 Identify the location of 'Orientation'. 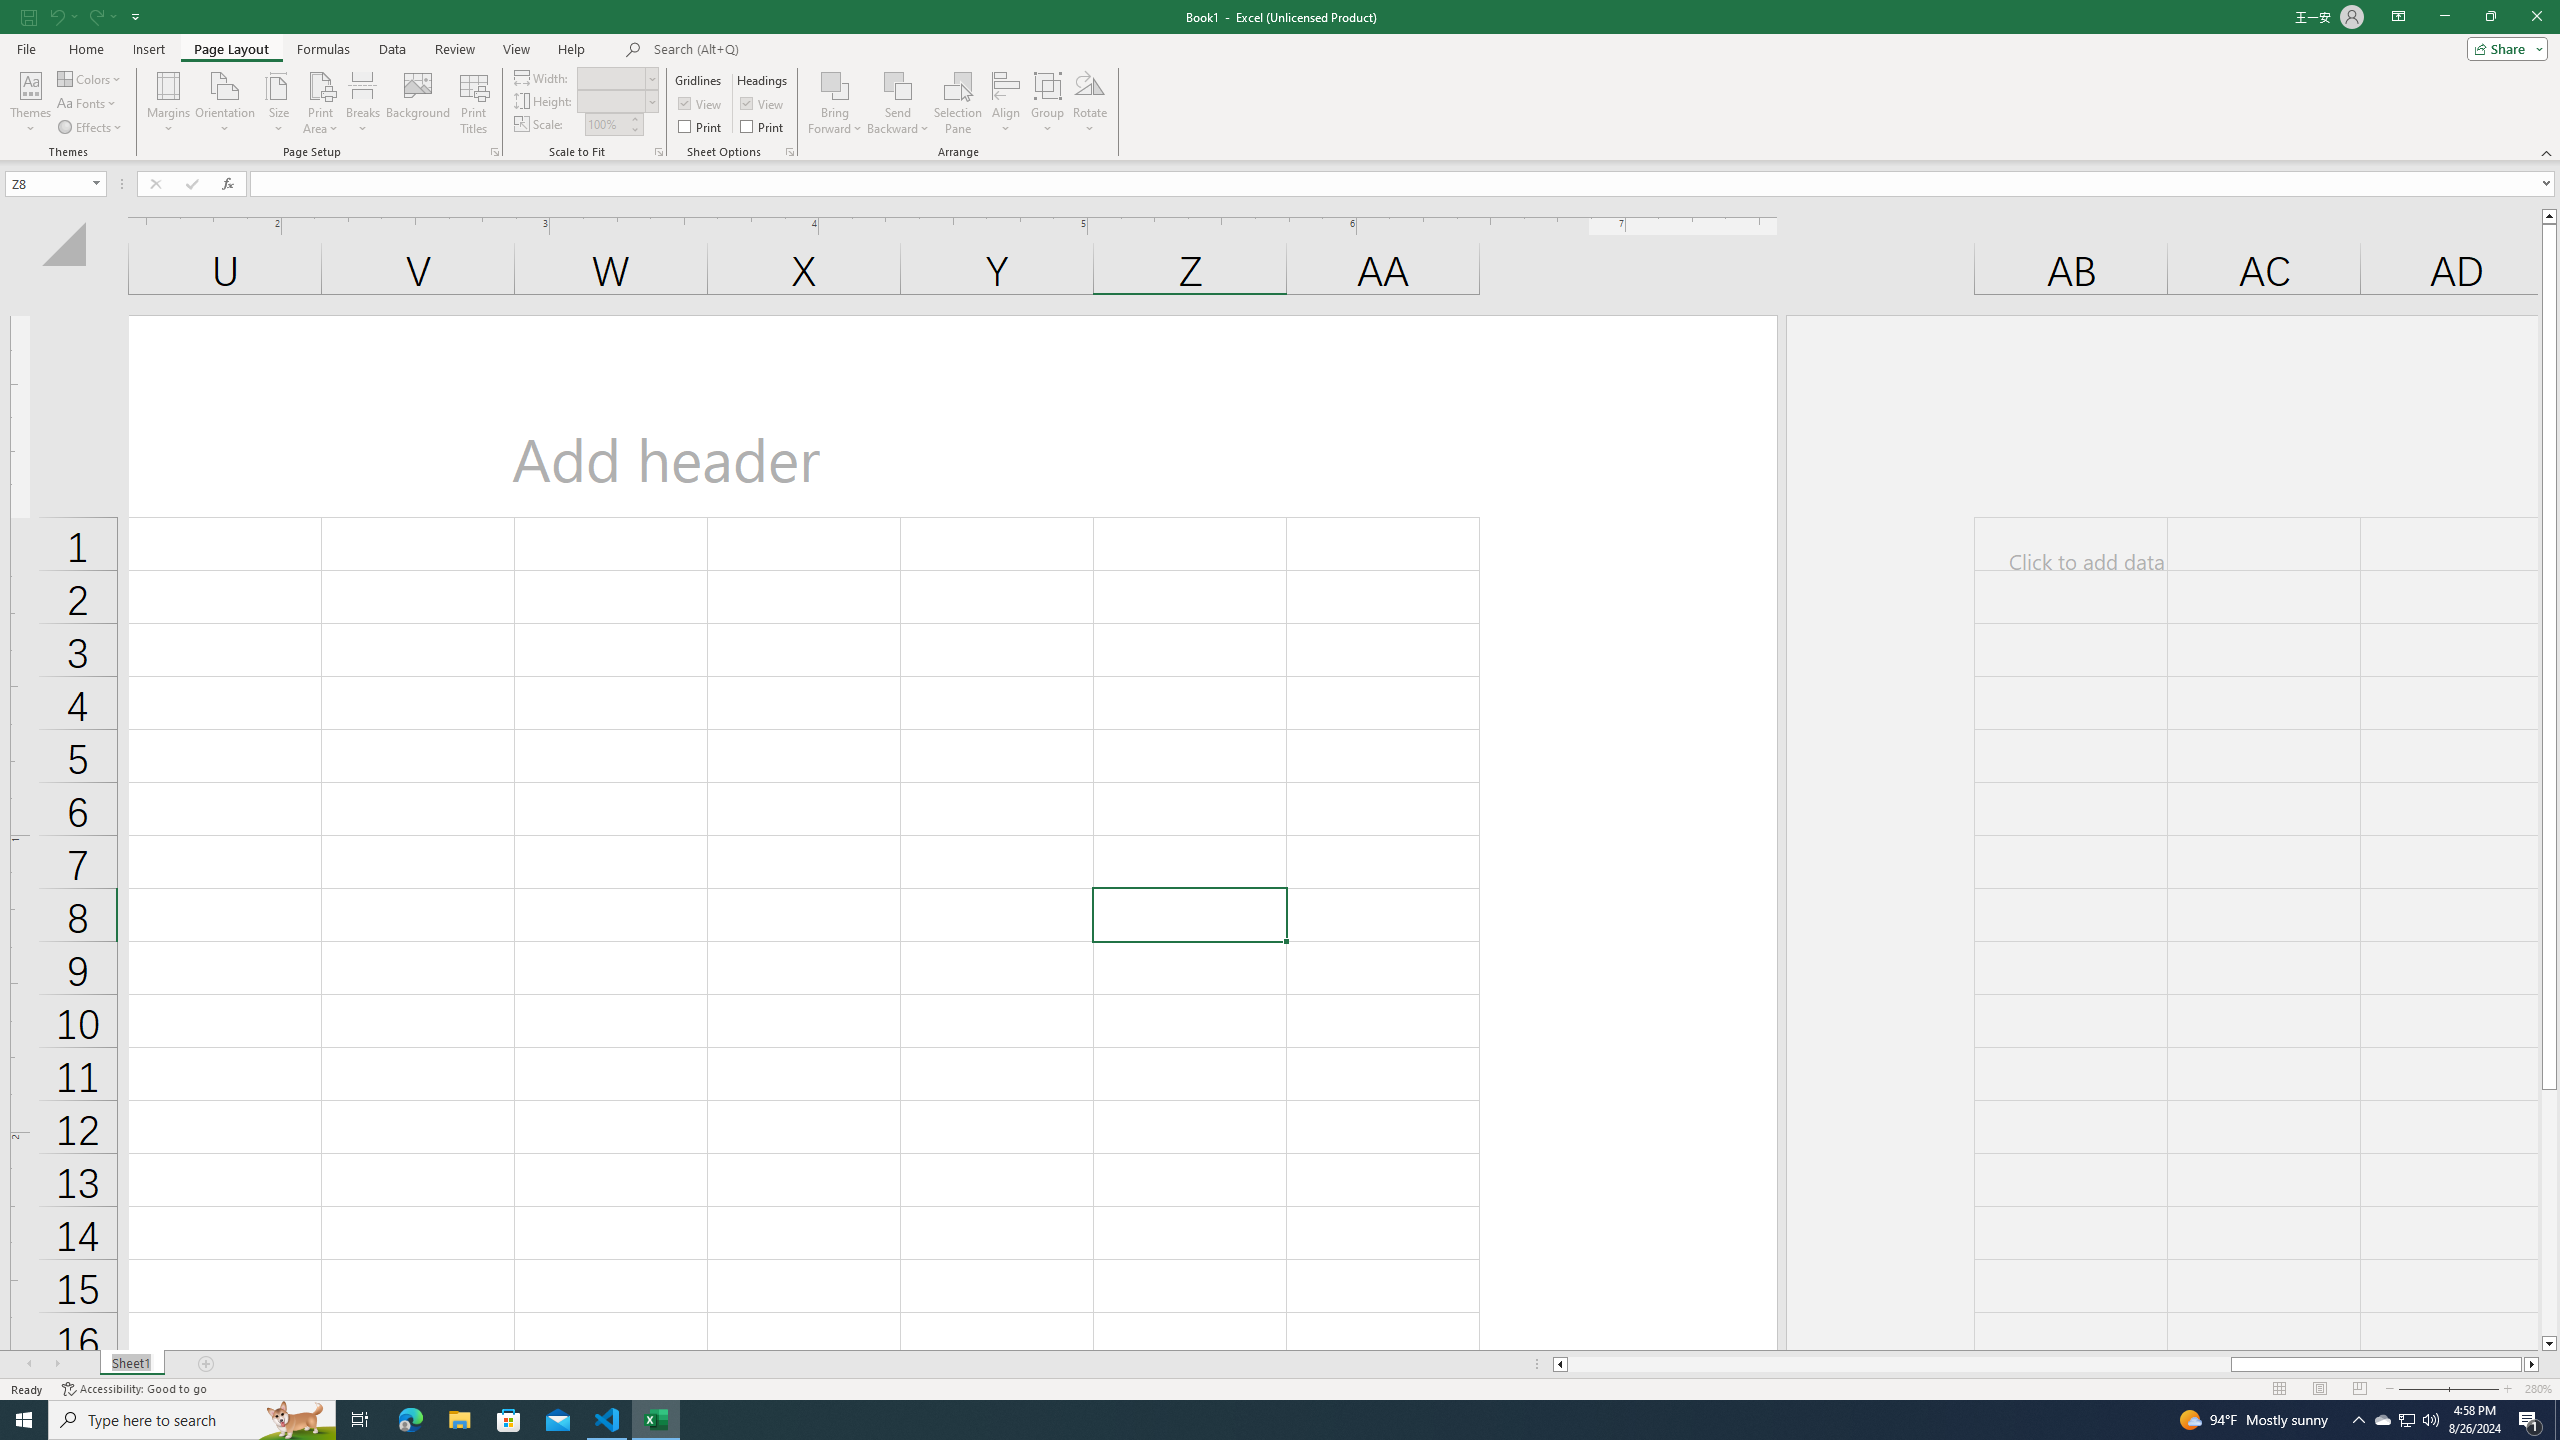
(224, 103).